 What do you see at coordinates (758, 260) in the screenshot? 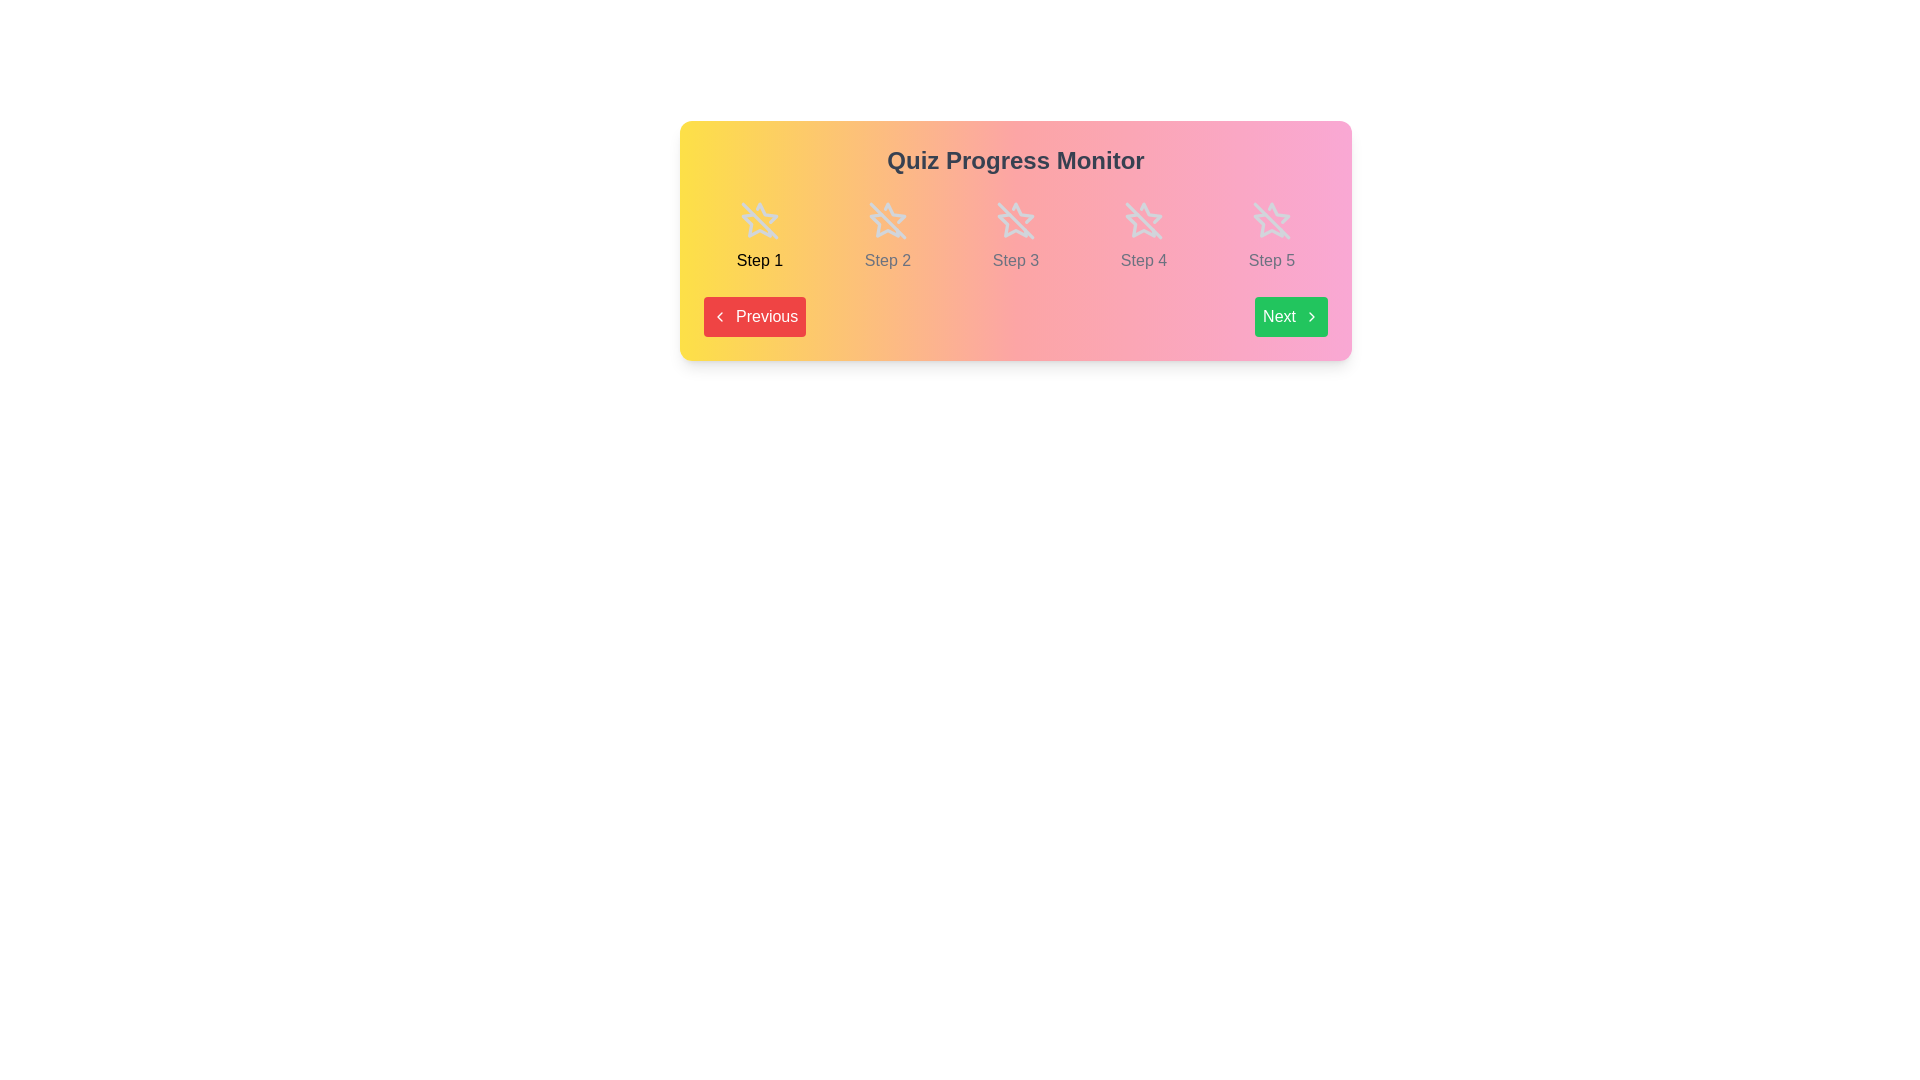
I see `the first step text label in the progress tracker, positioned below the star outline icon` at bounding box center [758, 260].